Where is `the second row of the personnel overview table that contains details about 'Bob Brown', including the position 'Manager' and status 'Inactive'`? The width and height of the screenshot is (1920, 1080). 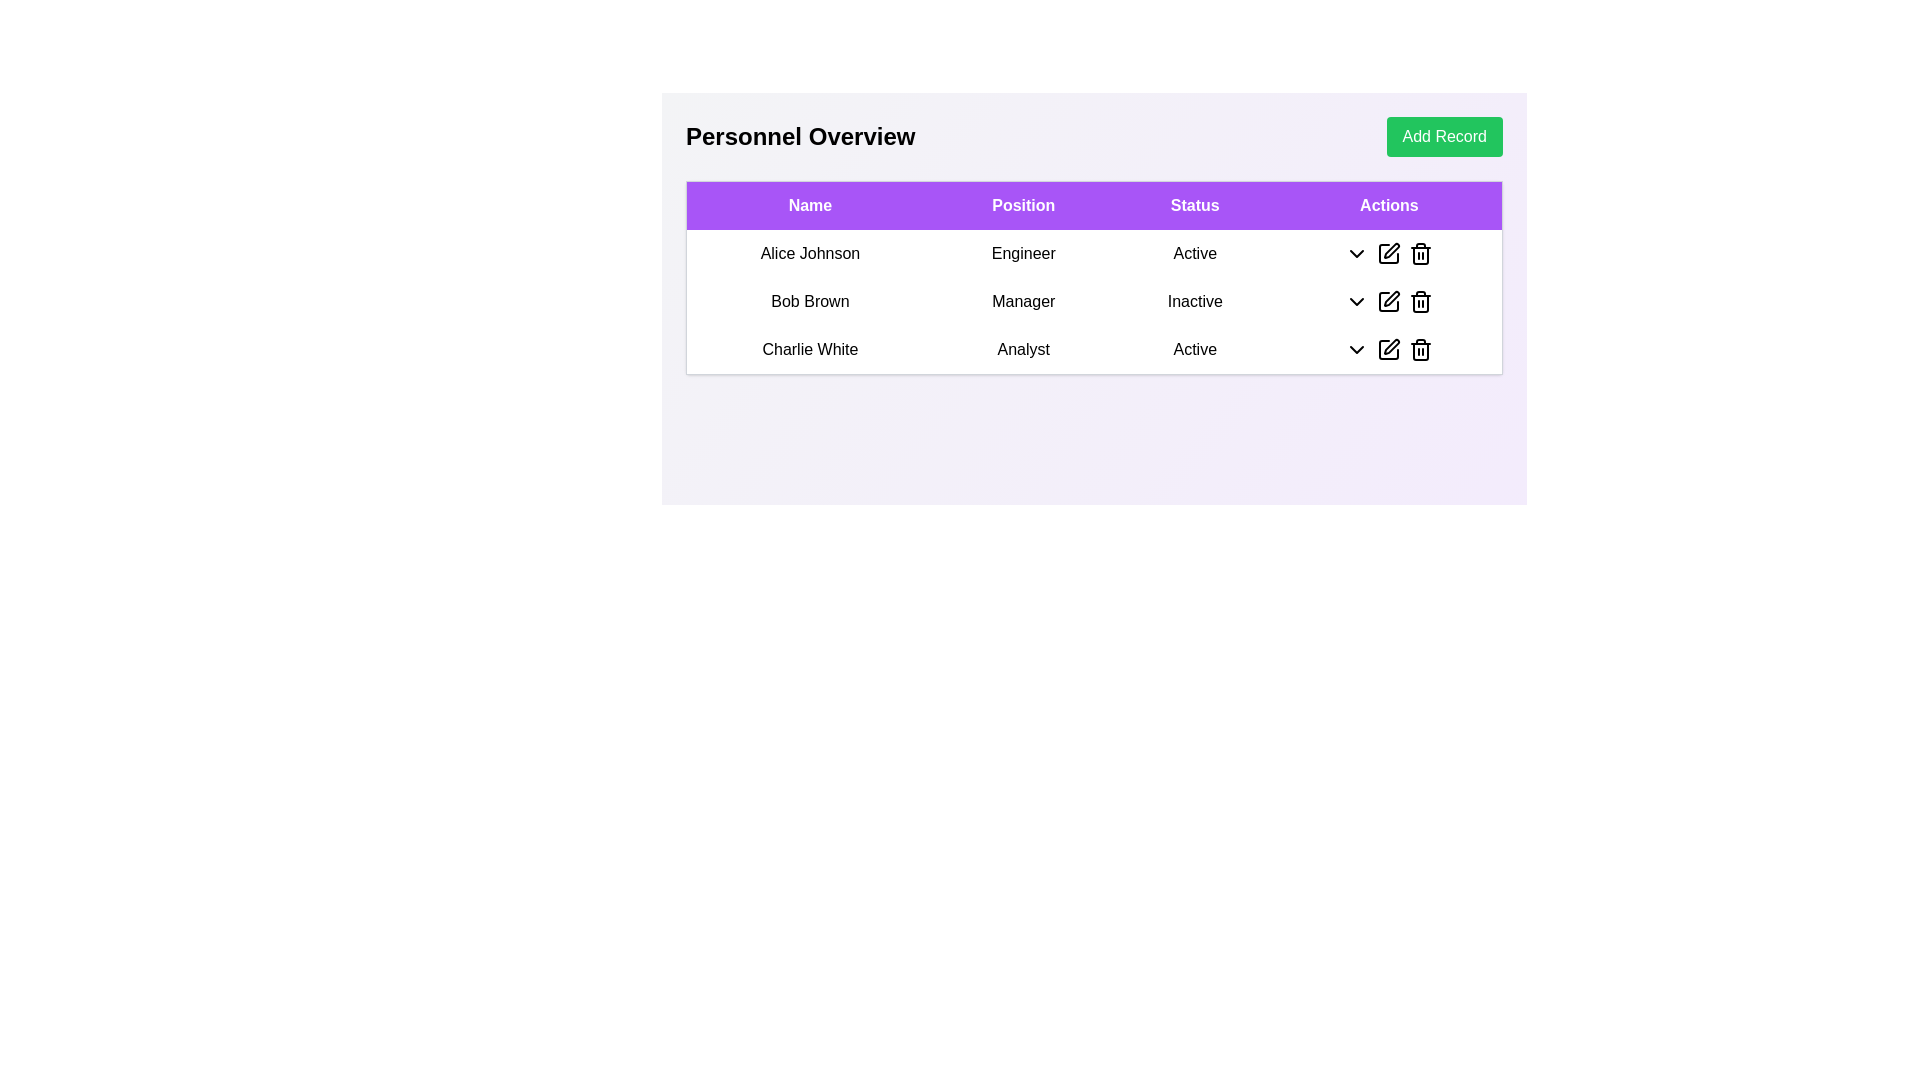 the second row of the personnel overview table that contains details about 'Bob Brown', including the position 'Manager' and status 'Inactive' is located at coordinates (1093, 302).